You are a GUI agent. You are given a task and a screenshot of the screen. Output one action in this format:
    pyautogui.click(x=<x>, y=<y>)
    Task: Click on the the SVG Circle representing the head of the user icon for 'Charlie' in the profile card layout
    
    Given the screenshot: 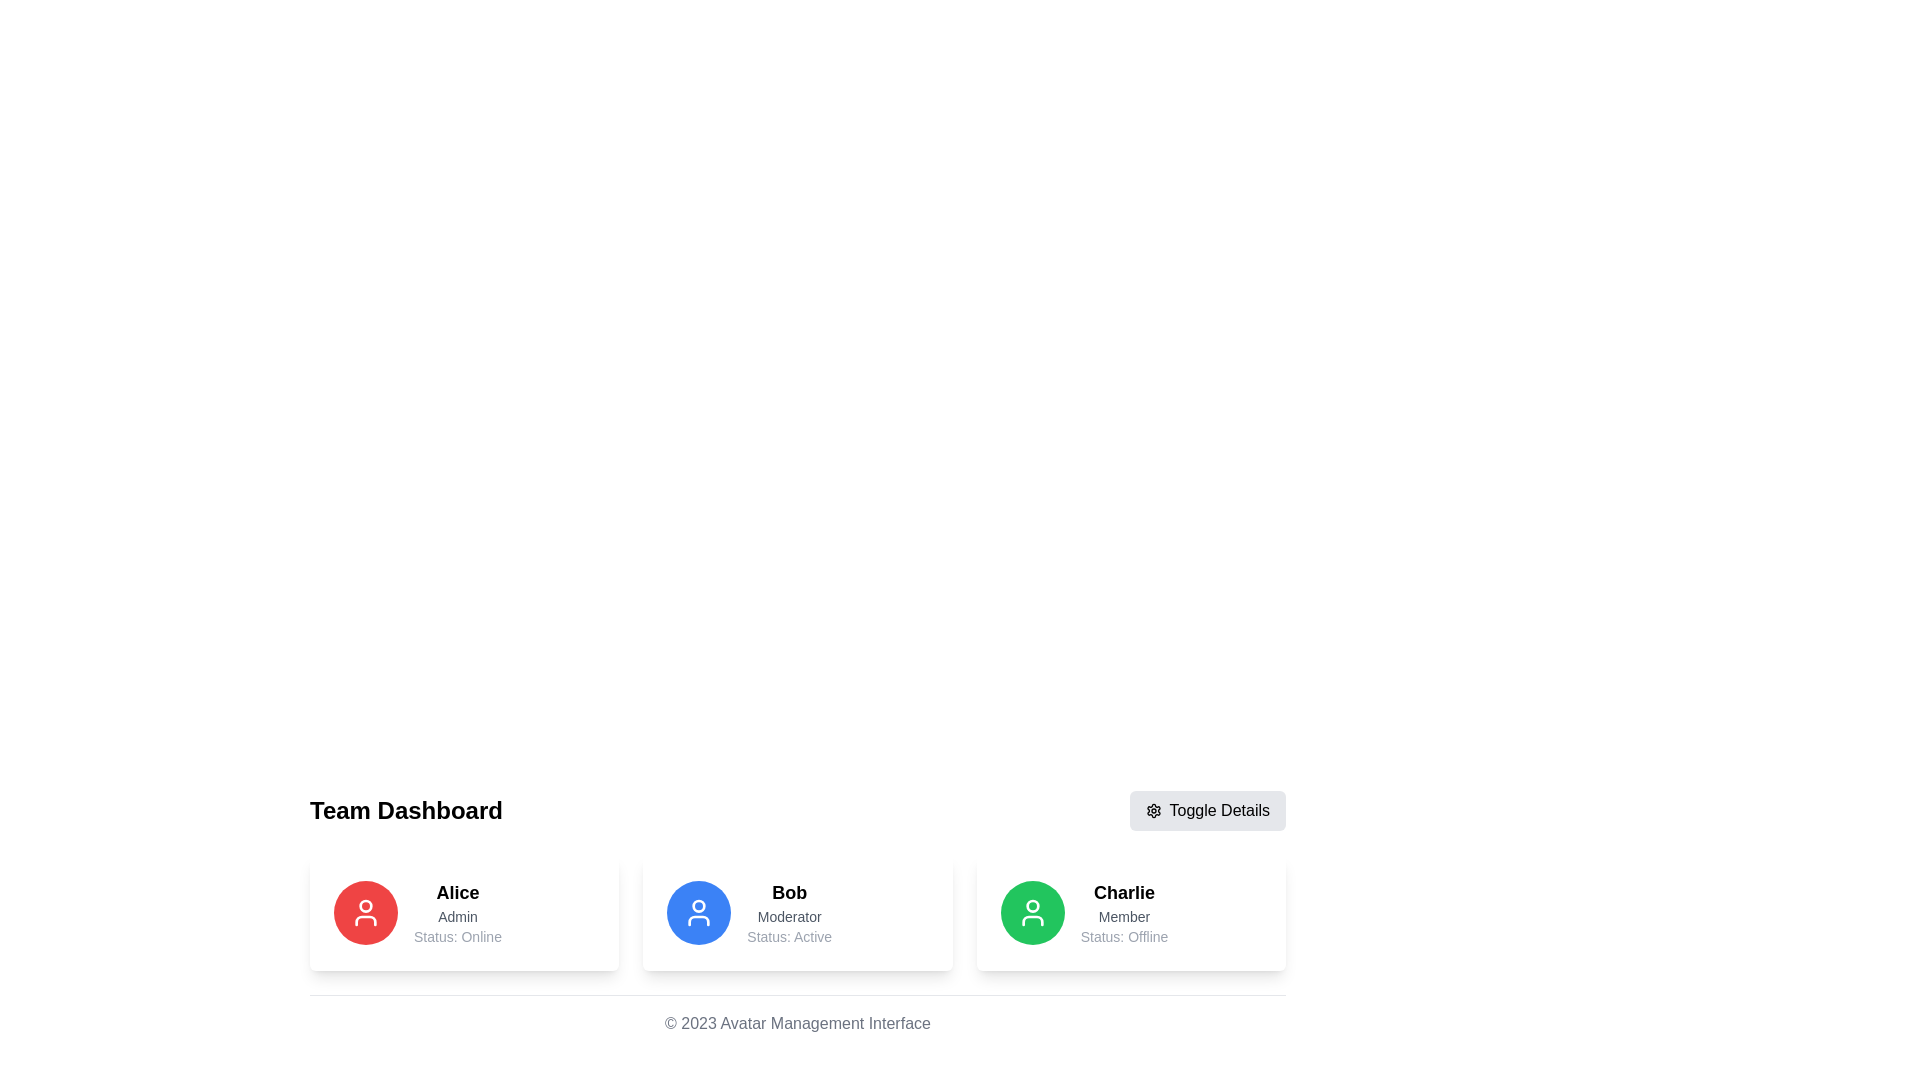 What is the action you would take?
    pyautogui.click(x=1032, y=906)
    